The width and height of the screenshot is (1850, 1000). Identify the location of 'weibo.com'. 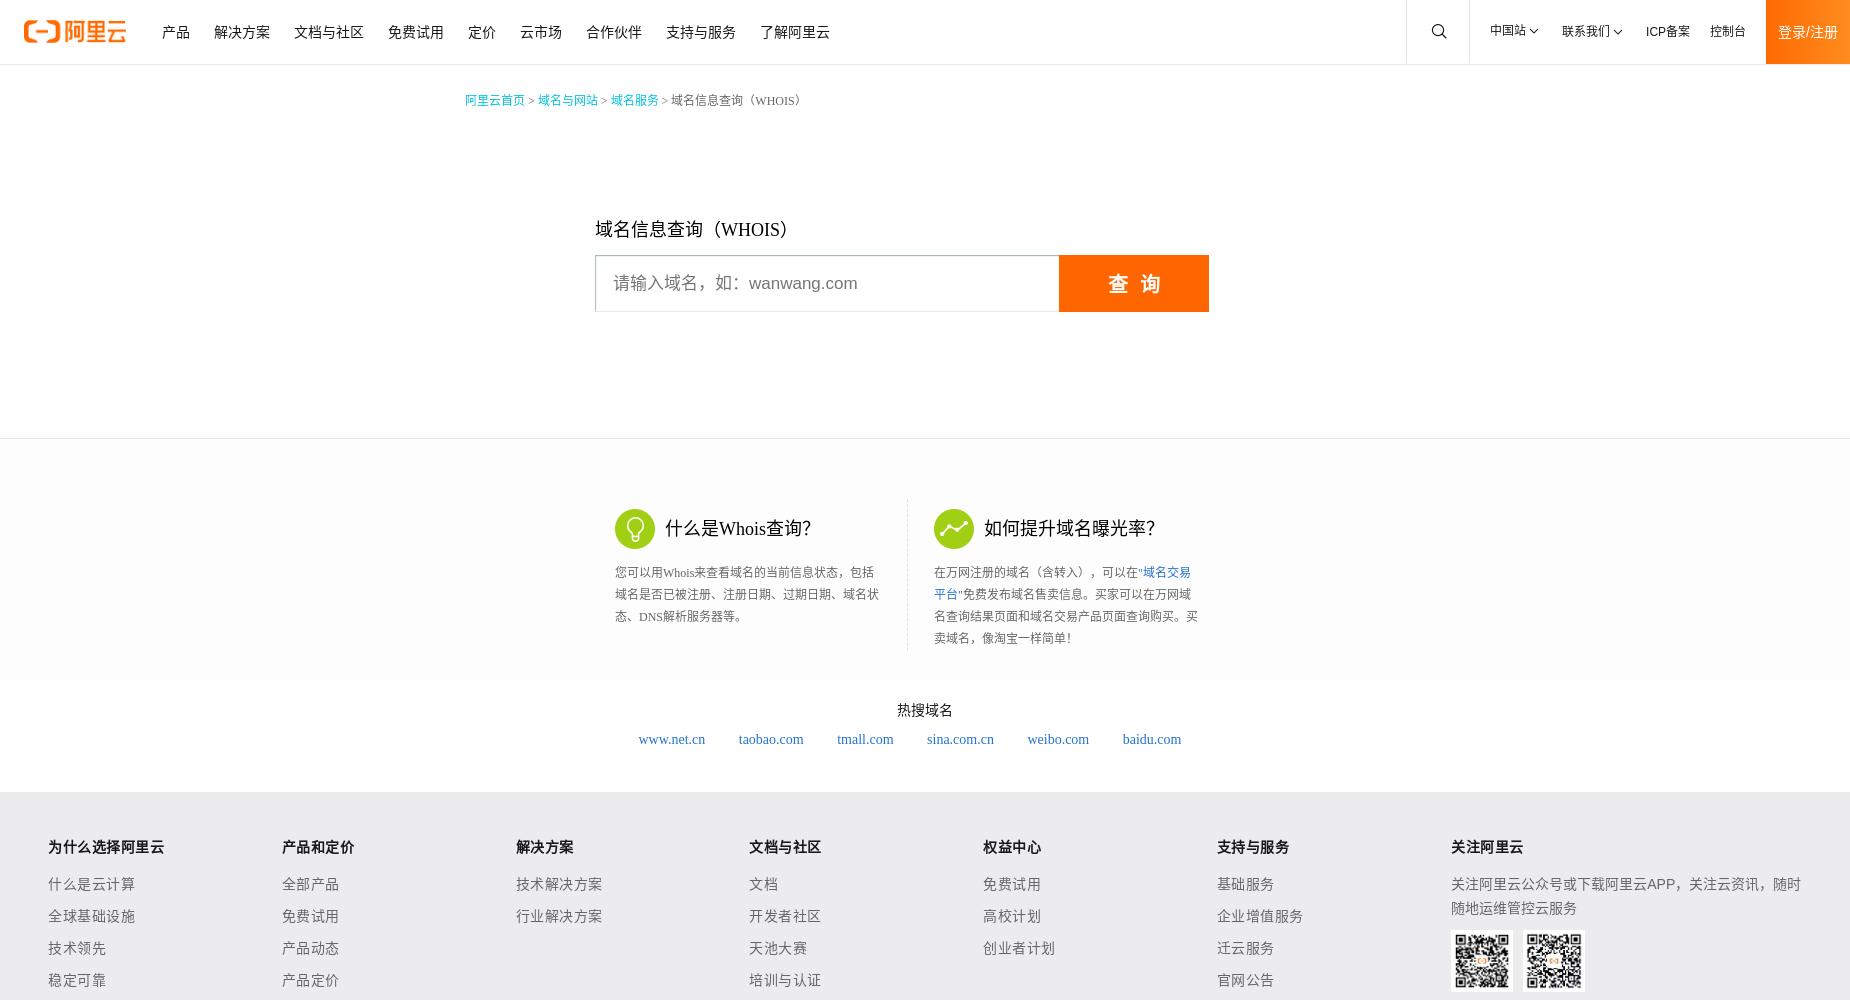
(1057, 738).